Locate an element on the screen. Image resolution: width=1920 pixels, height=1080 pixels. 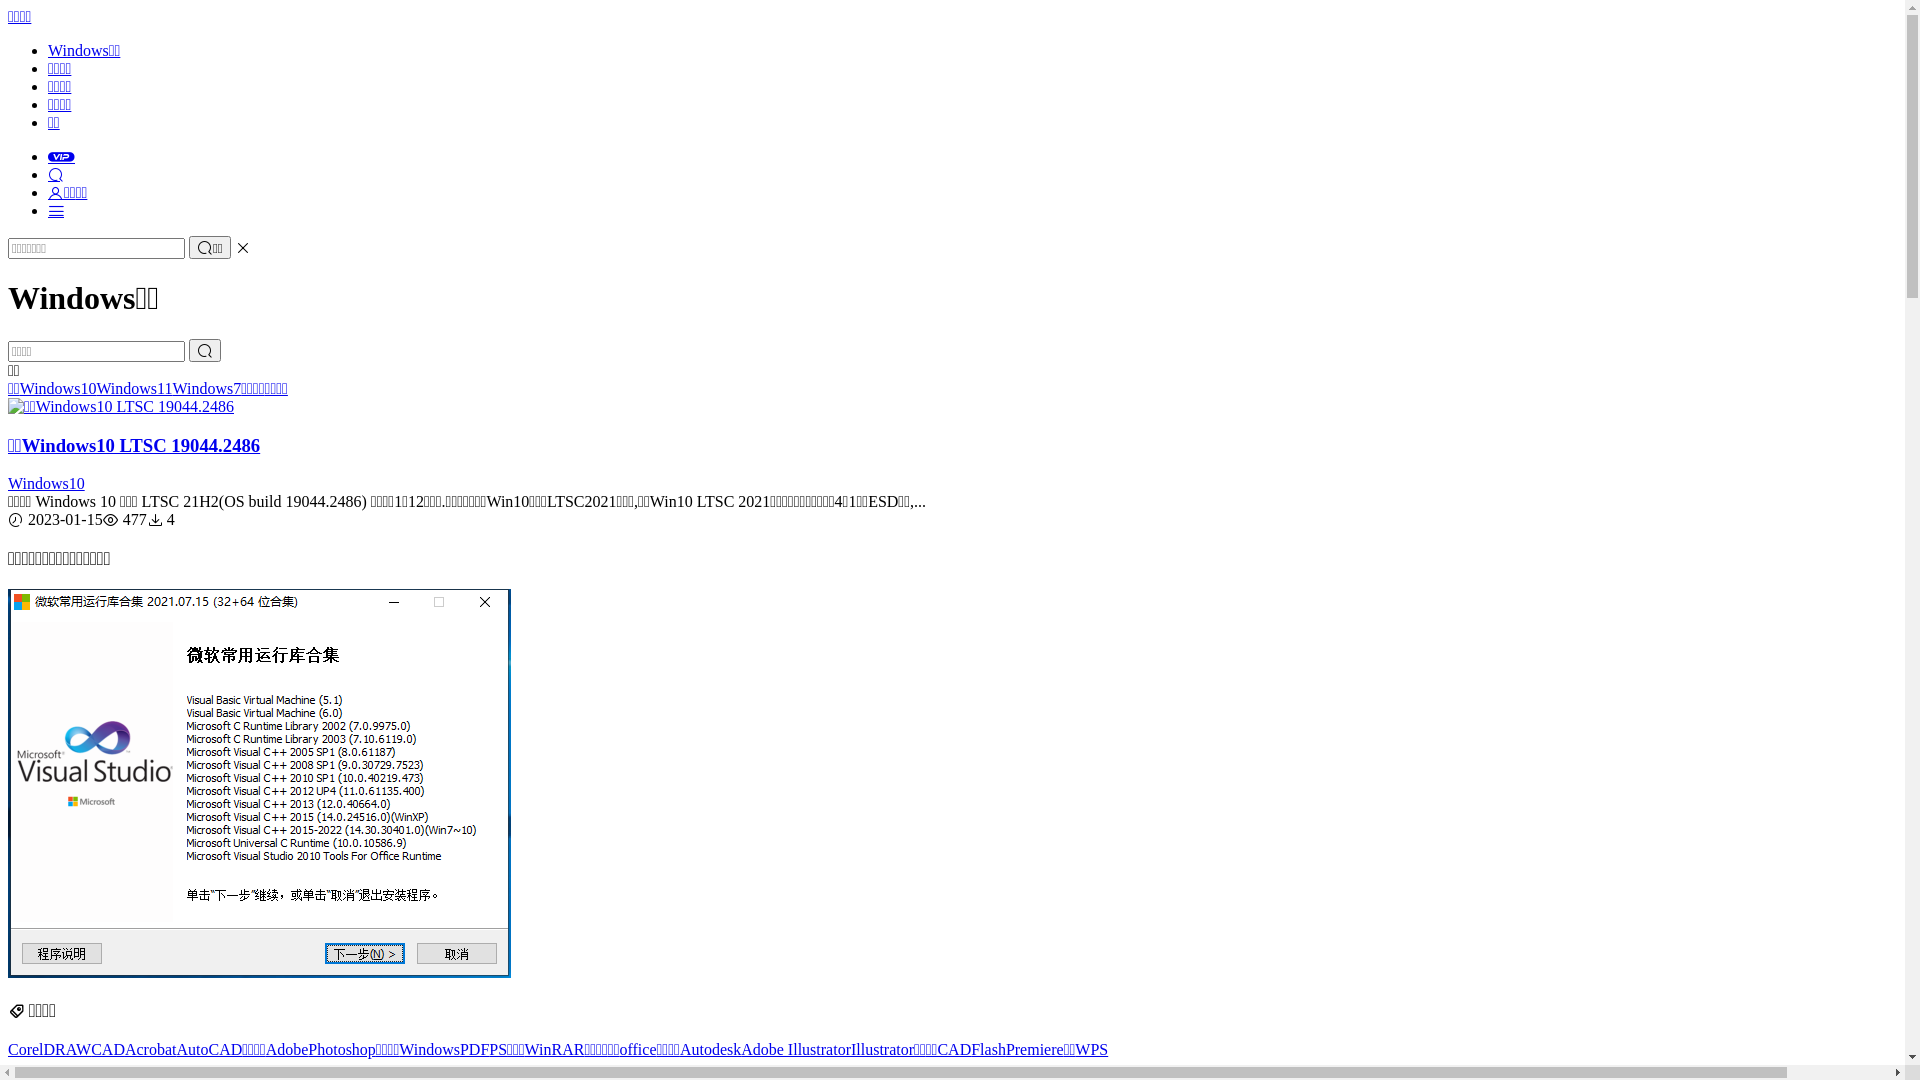
'CAD' is located at coordinates (107, 1048).